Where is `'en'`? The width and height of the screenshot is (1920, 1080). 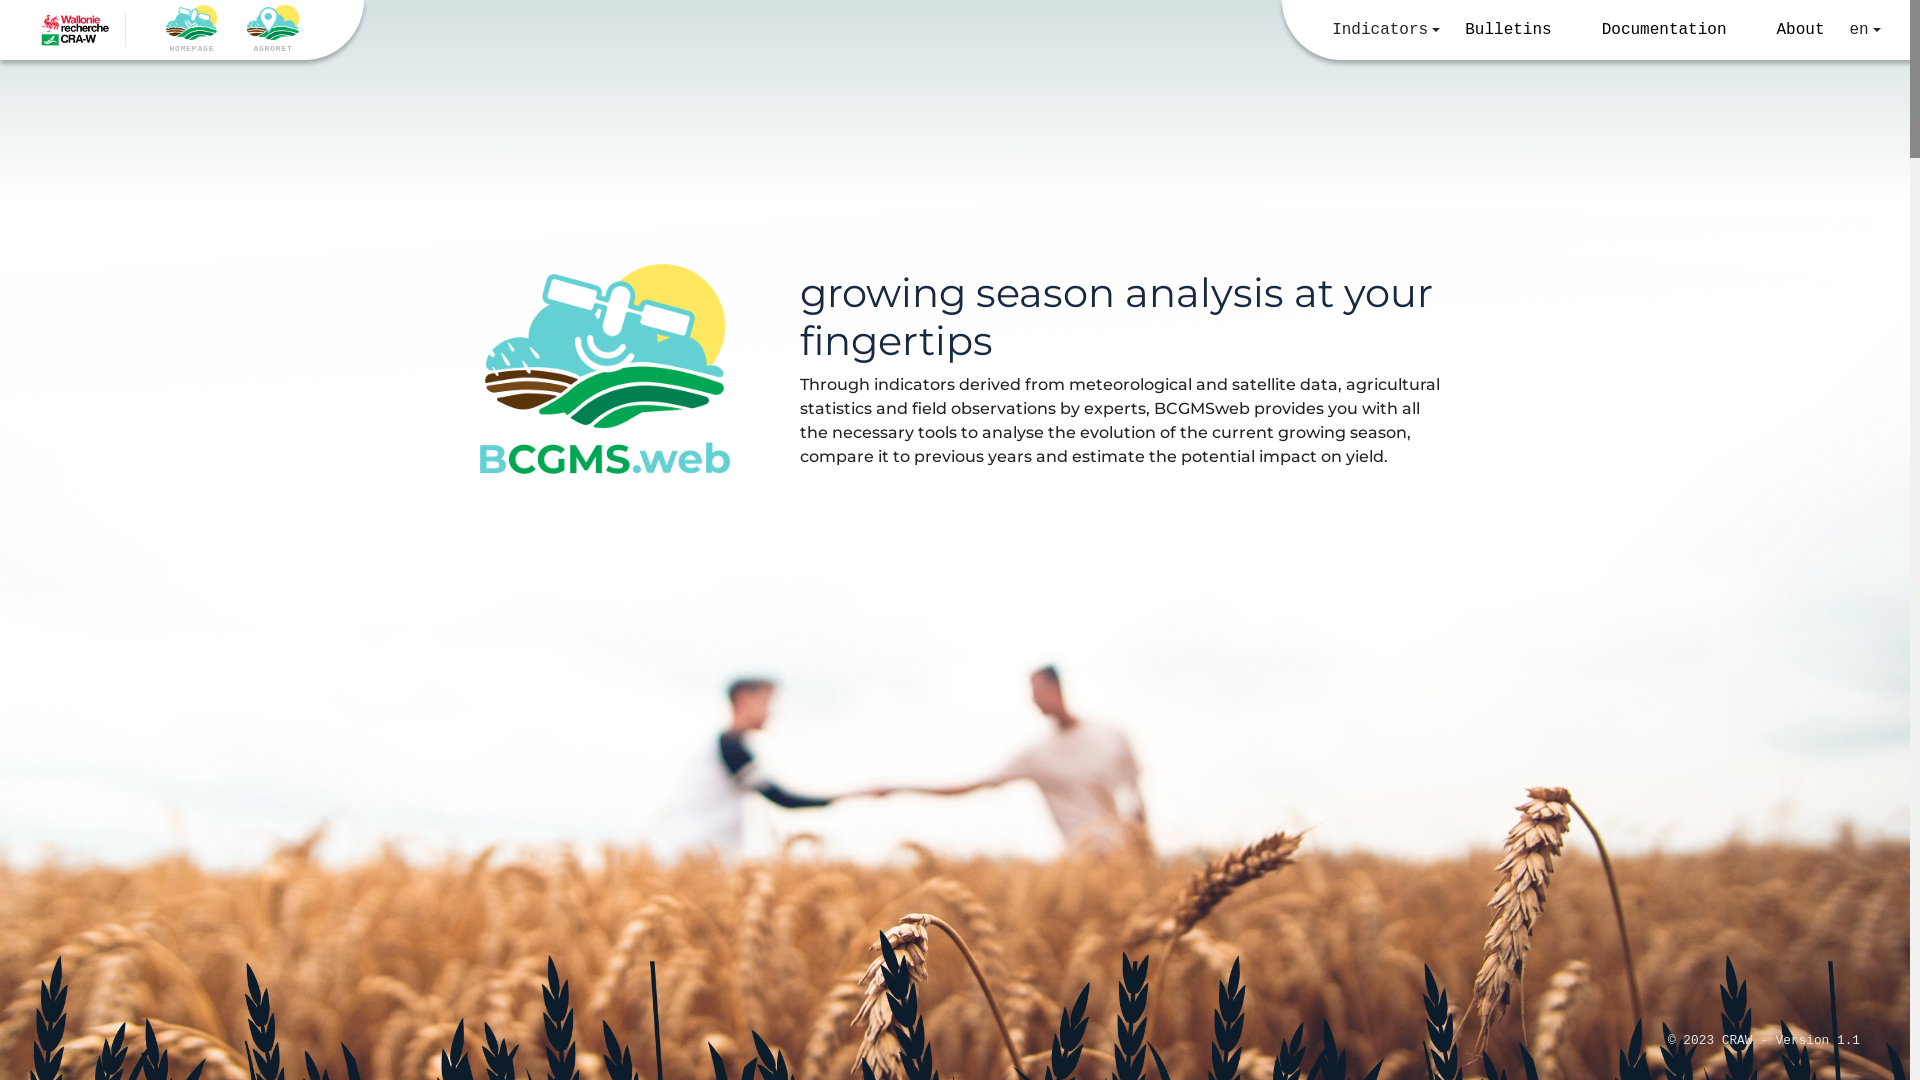
'en' is located at coordinates (1864, 30).